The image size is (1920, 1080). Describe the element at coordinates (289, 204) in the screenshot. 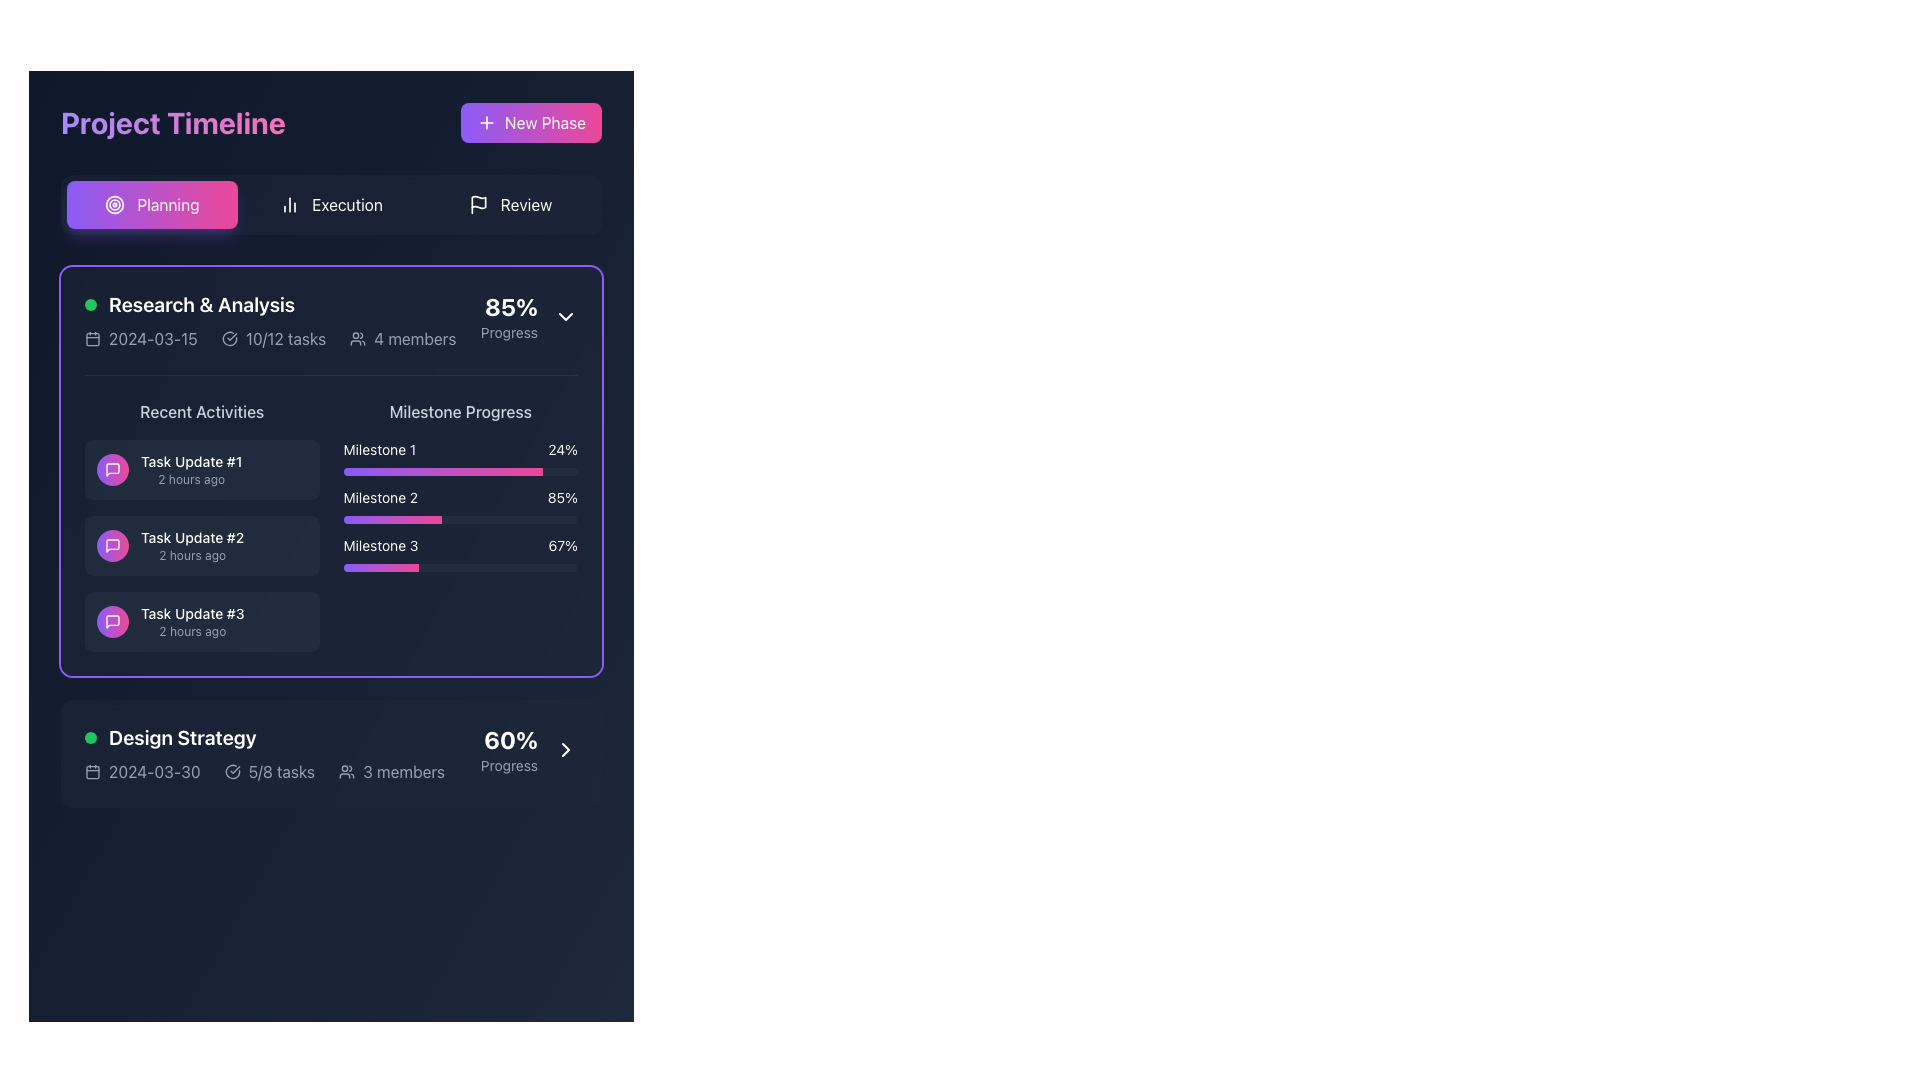

I see `the 'Execution' icon in the navigation bar, which is the second item from the left, used for tracking or managing execution tasks` at that location.